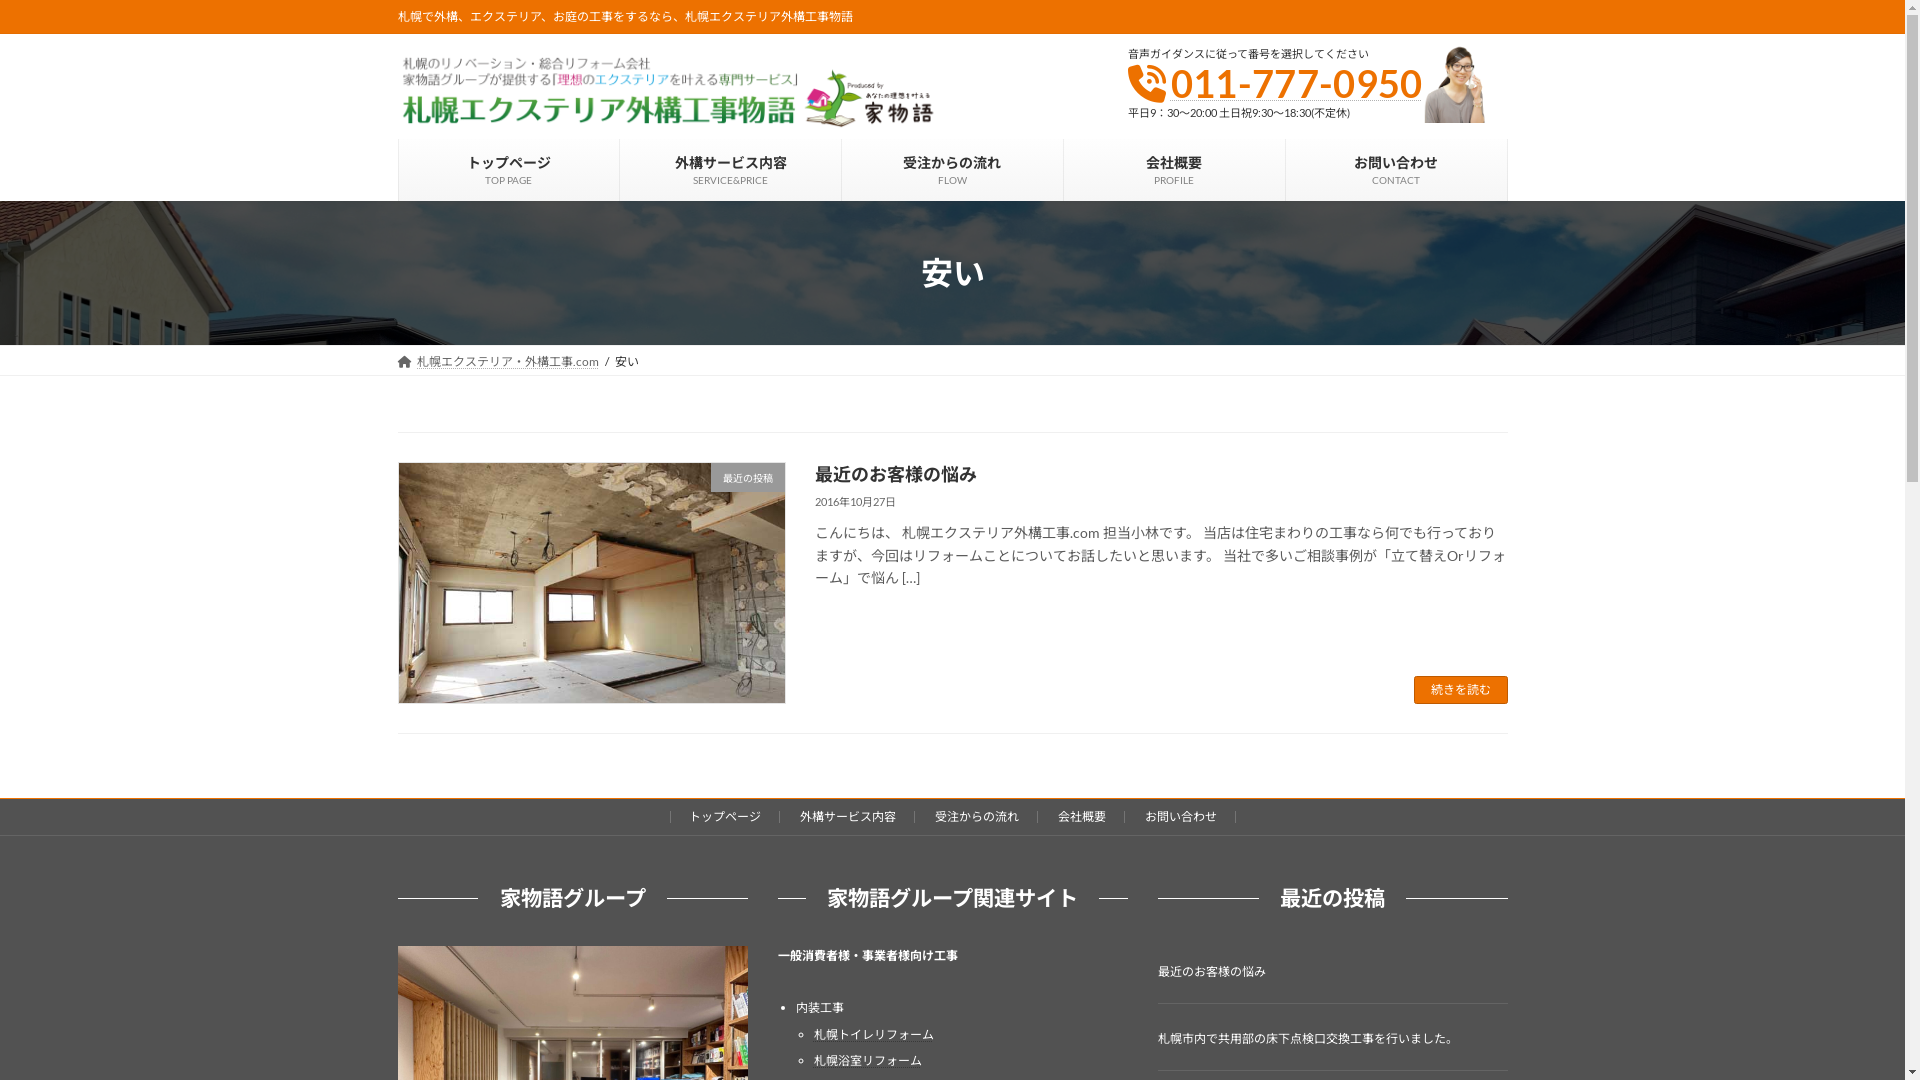 The width and height of the screenshot is (1920, 1080). What do you see at coordinates (1296, 82) in the screenshot?
I see `'011-777-0950'` at bounding box center [1296, 82].